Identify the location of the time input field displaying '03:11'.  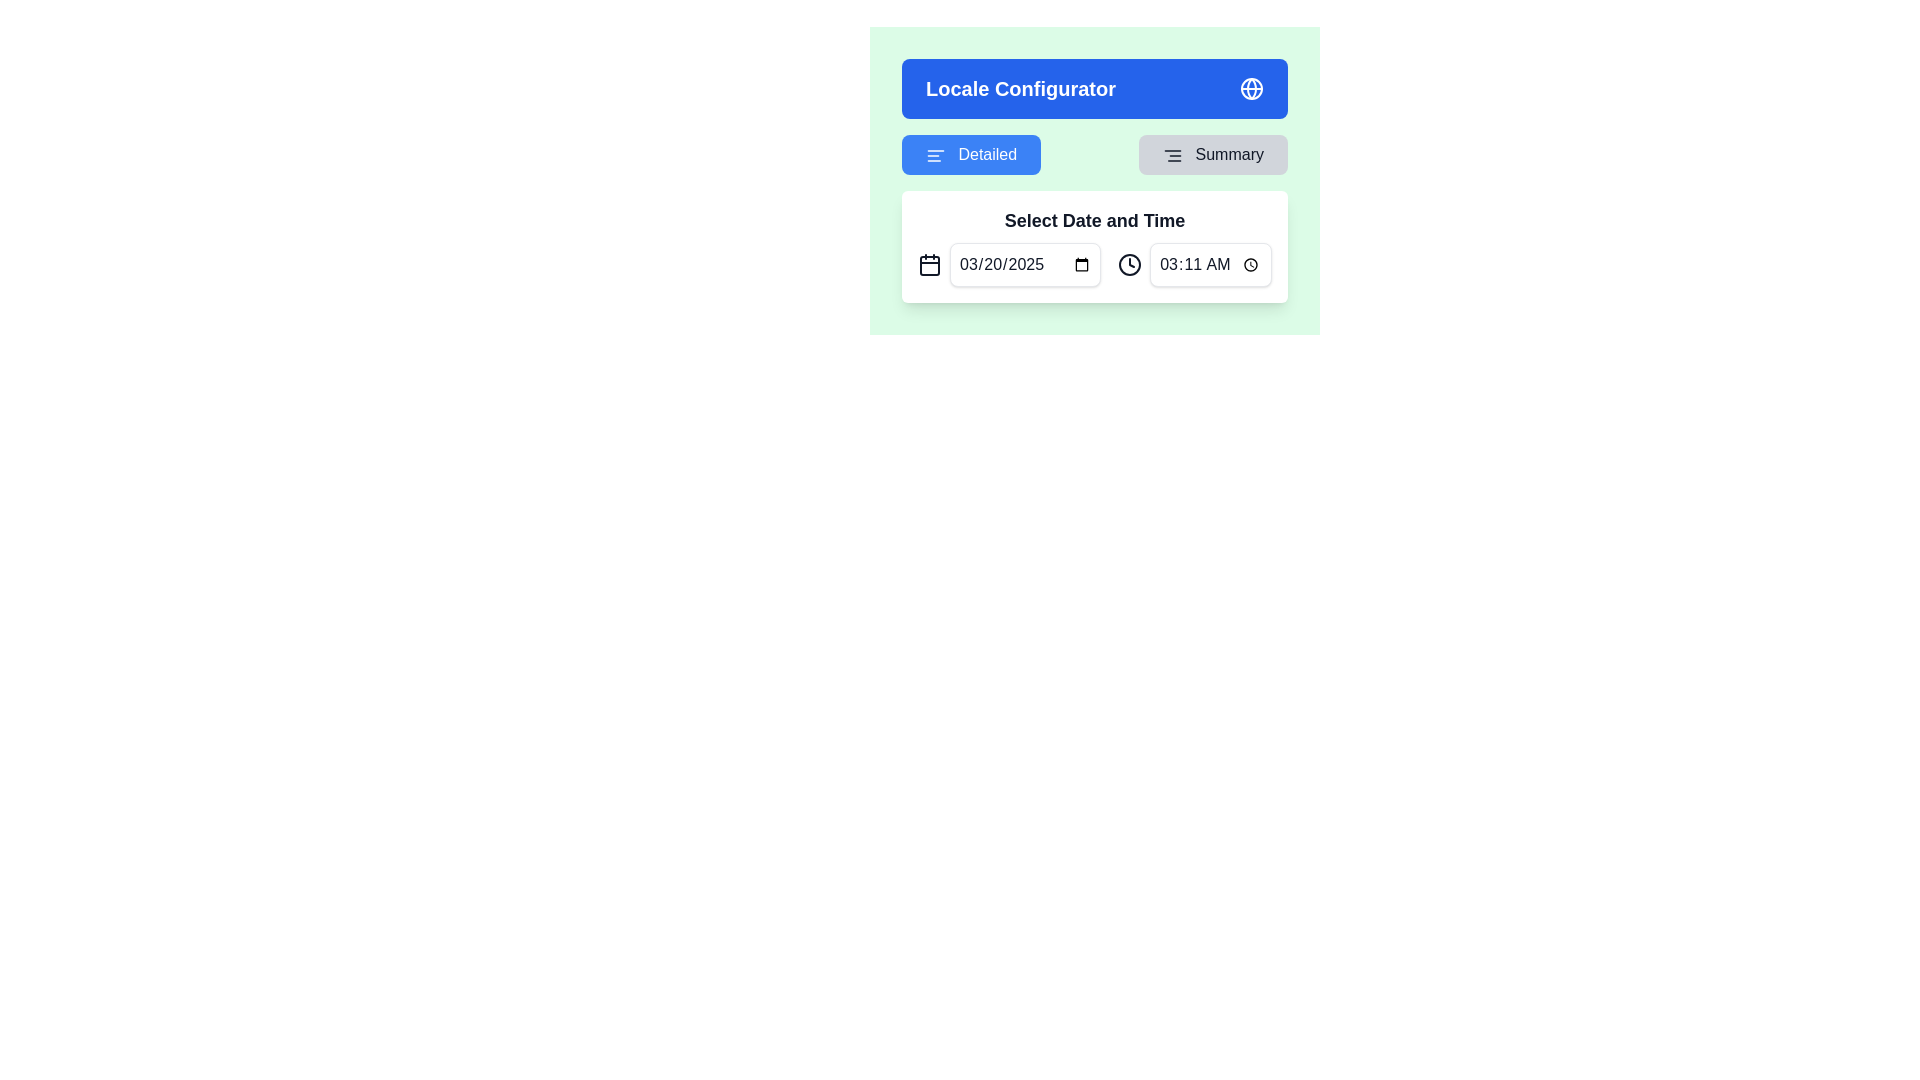
(1195, 264).